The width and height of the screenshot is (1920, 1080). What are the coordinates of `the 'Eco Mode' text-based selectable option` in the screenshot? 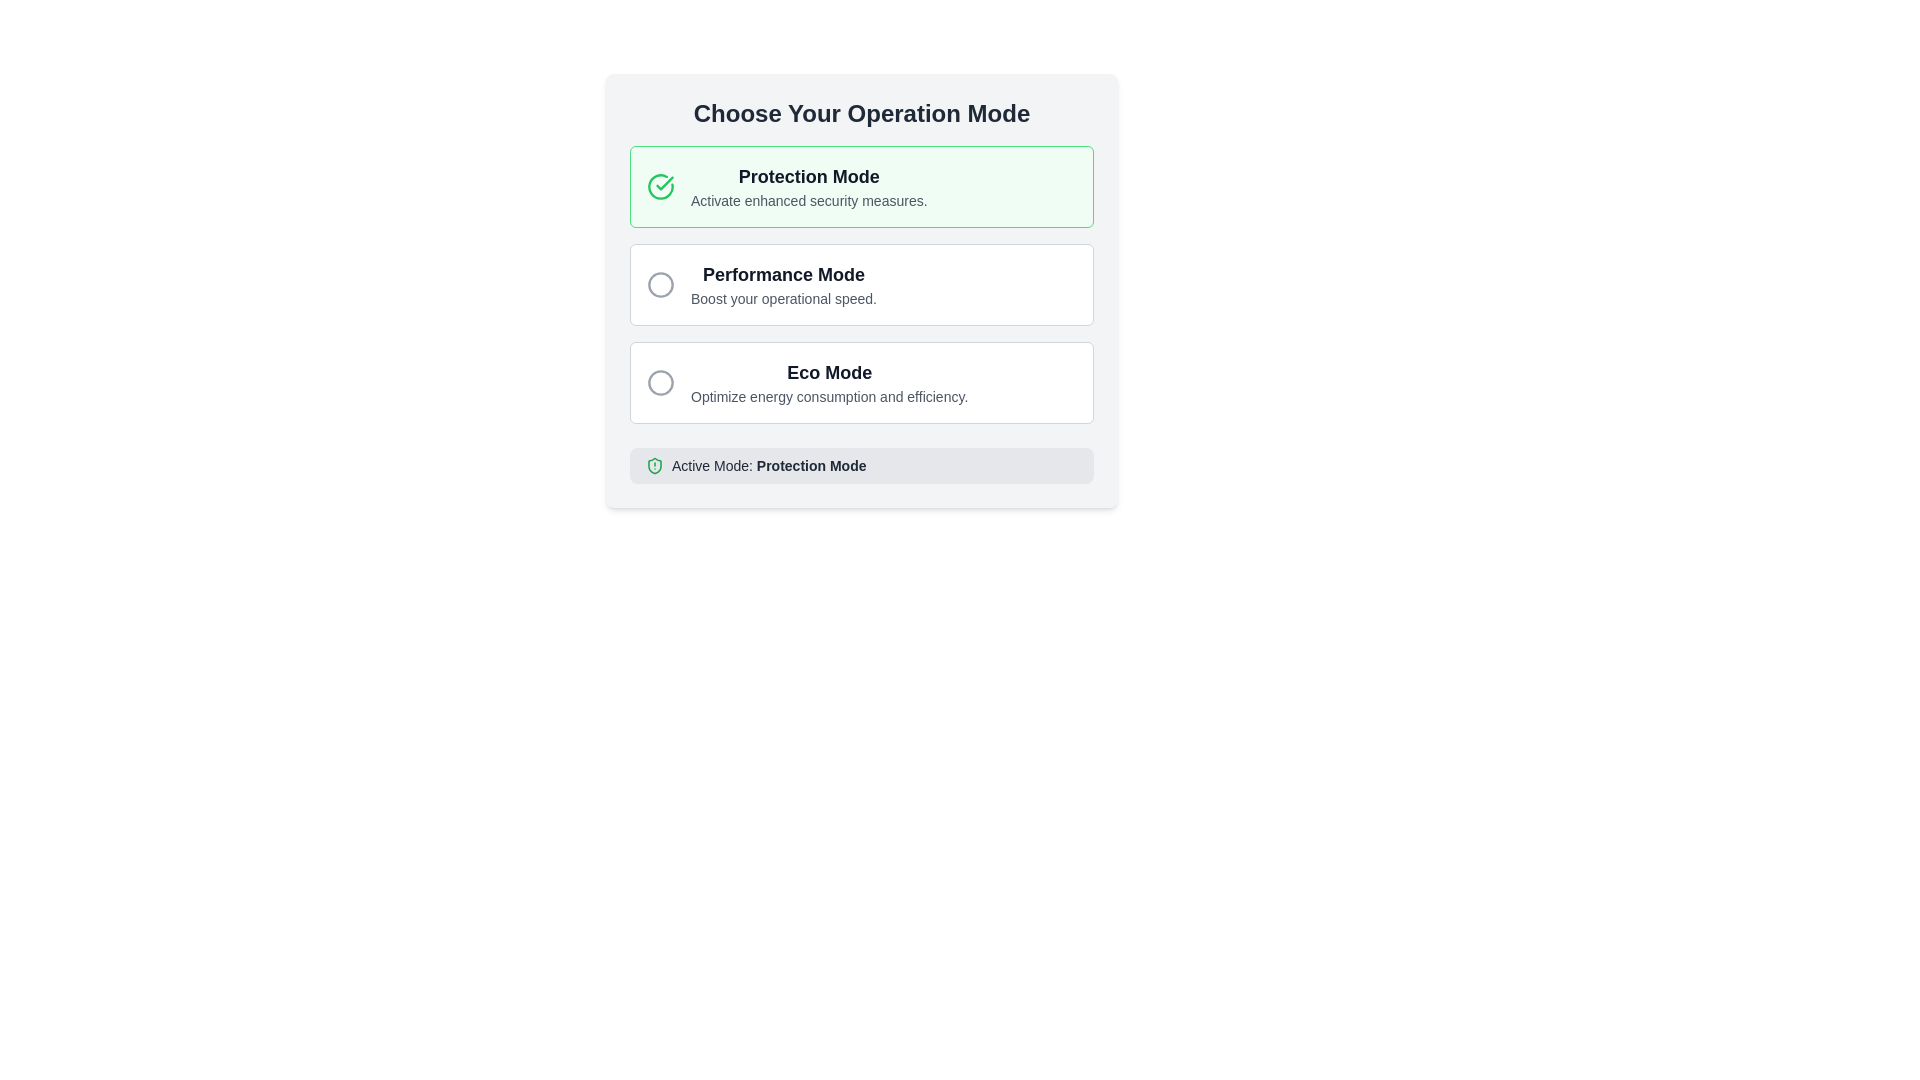 It's located at (829, 382).